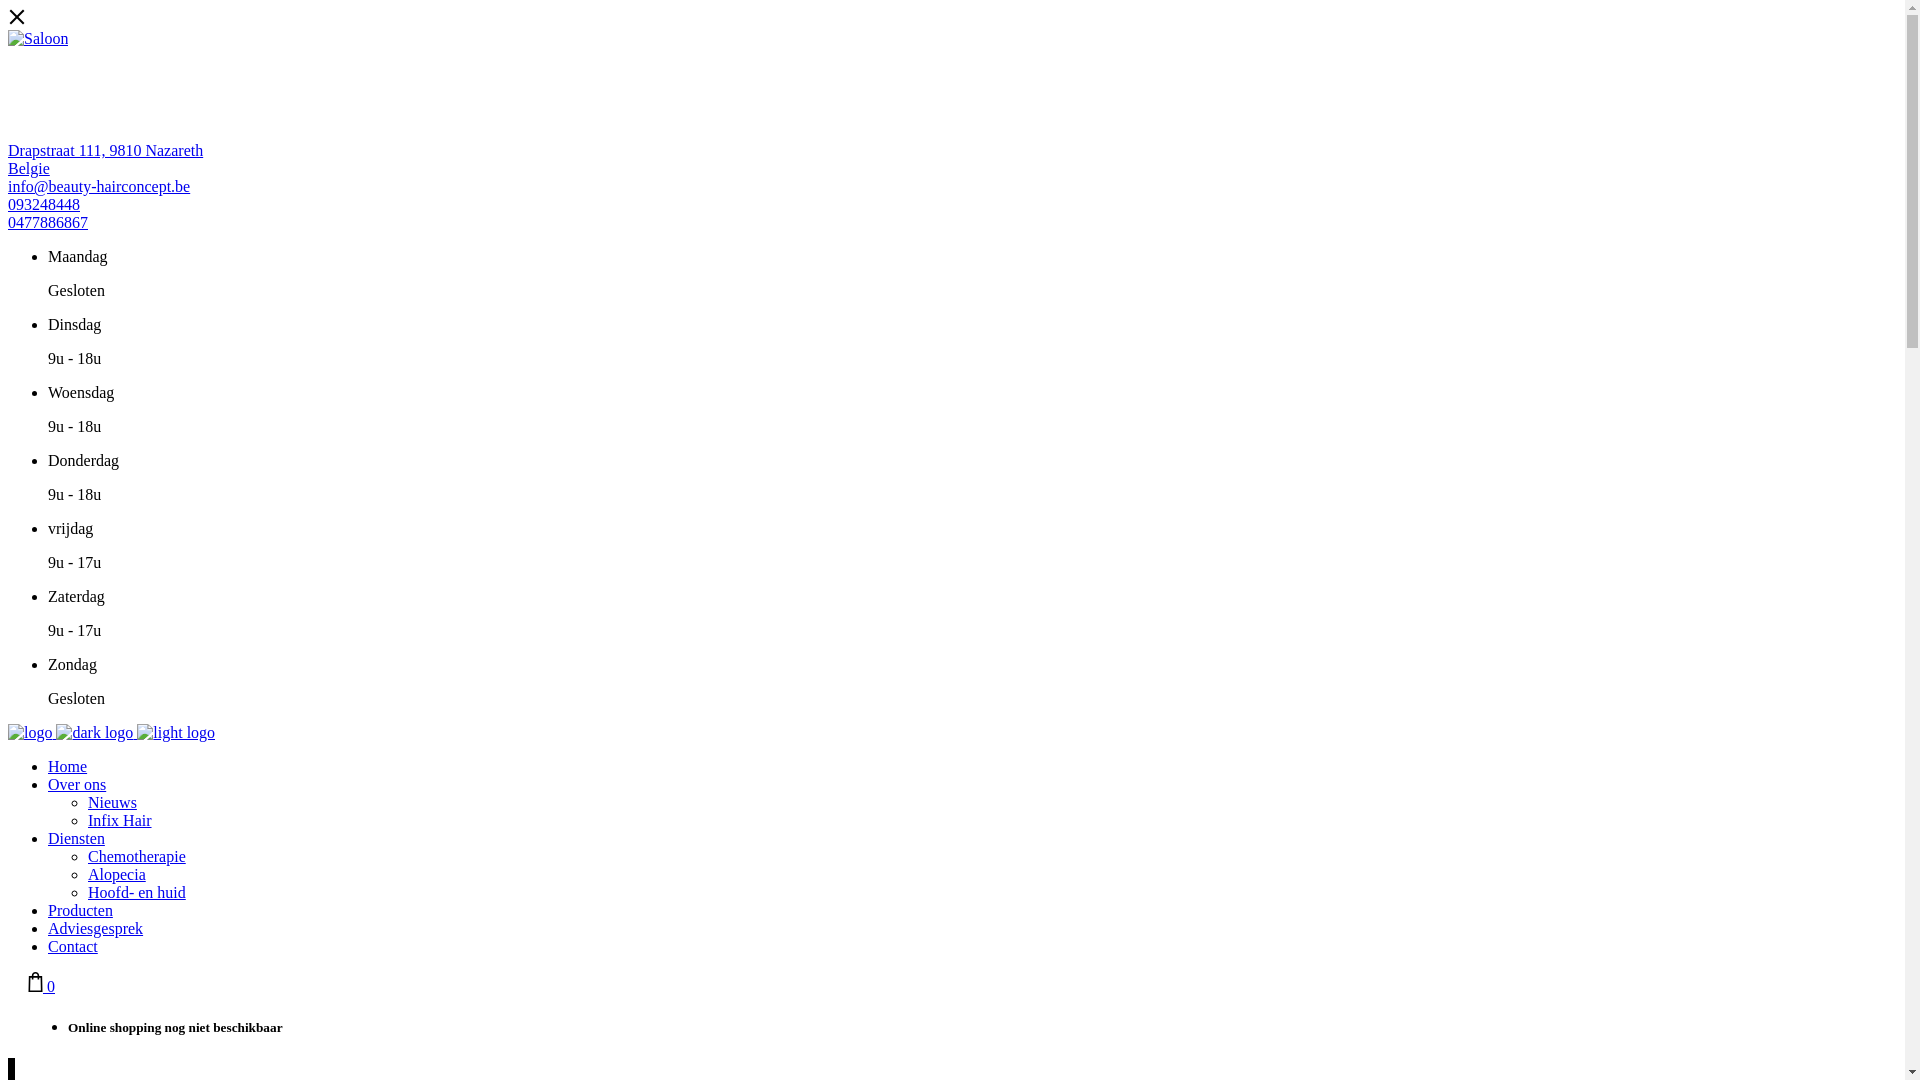  Describe the element at coordinates (119, 820) in the screenshot. I see `'Infix Hair'` at that location.